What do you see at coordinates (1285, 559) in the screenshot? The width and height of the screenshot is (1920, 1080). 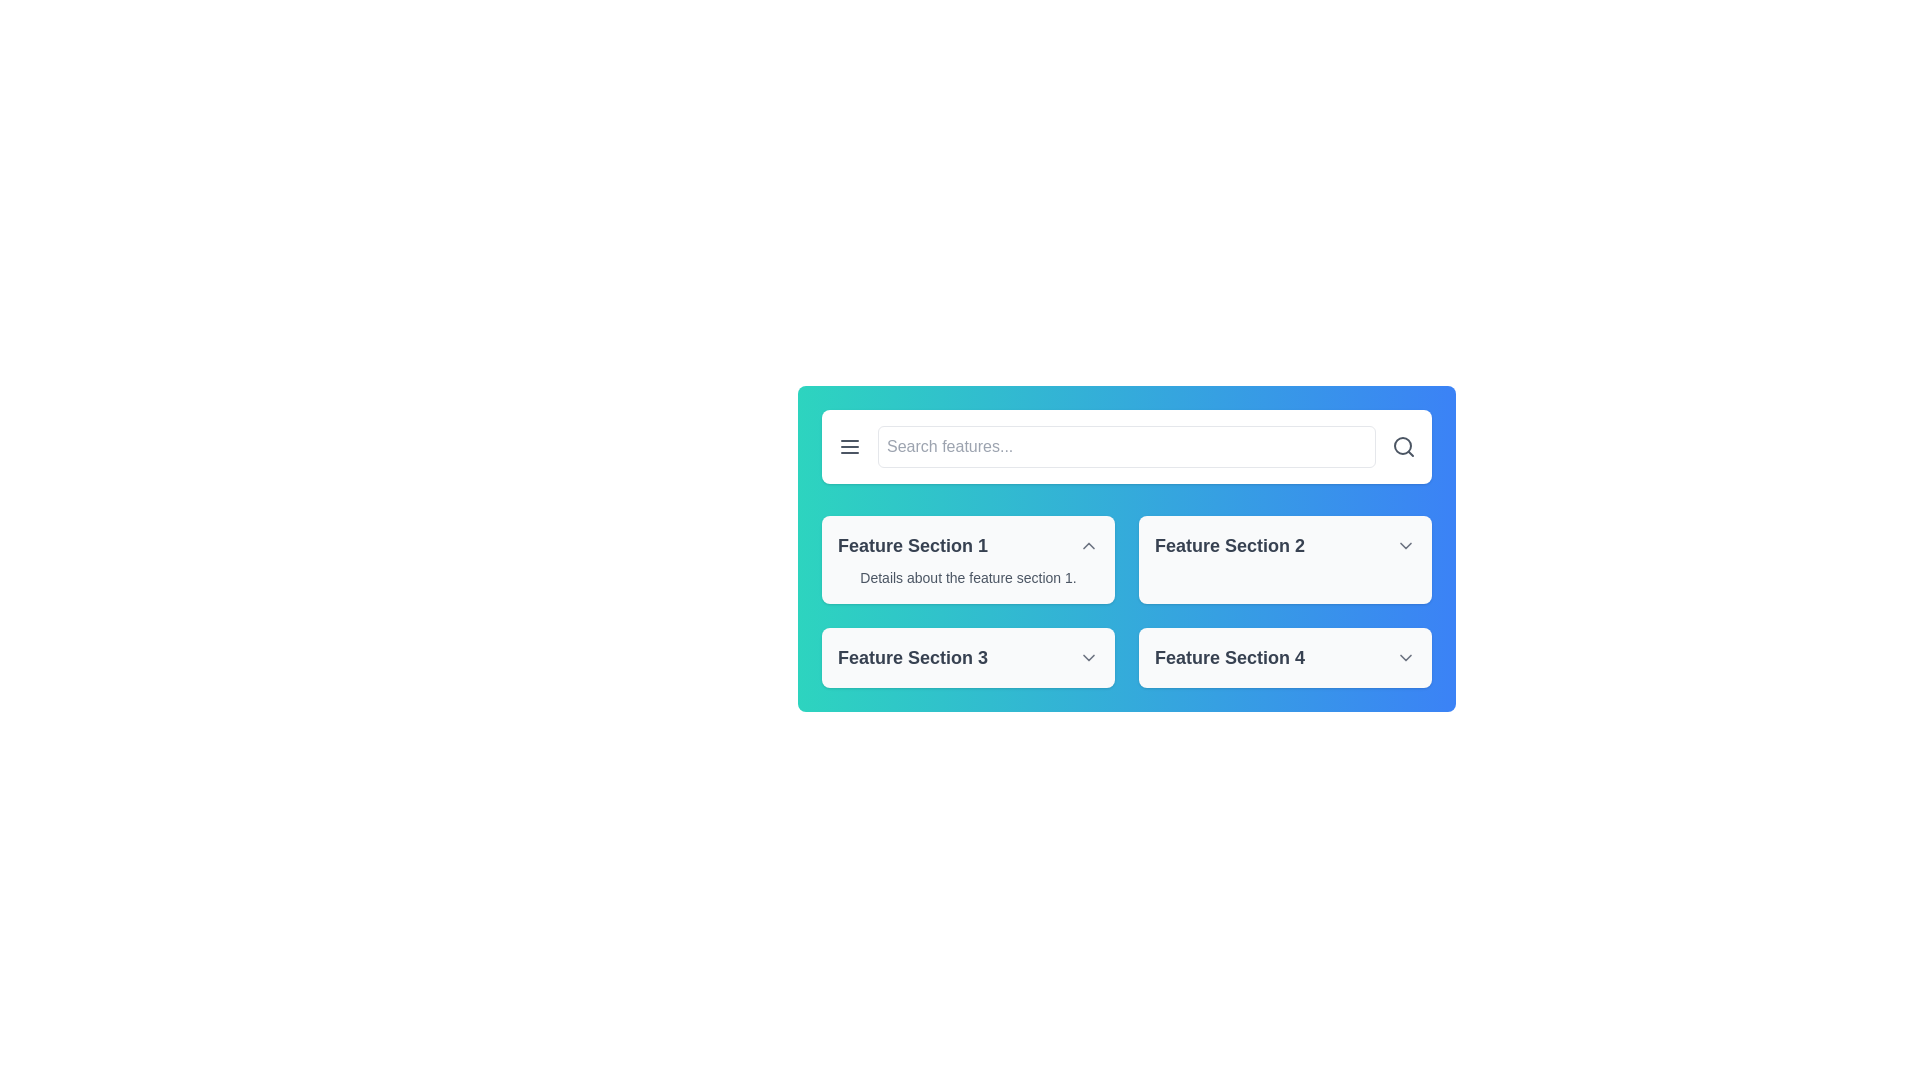 I see `the chevron icon on the second Card or Section Header in the grid layout` at bounding box center [1285, 559].